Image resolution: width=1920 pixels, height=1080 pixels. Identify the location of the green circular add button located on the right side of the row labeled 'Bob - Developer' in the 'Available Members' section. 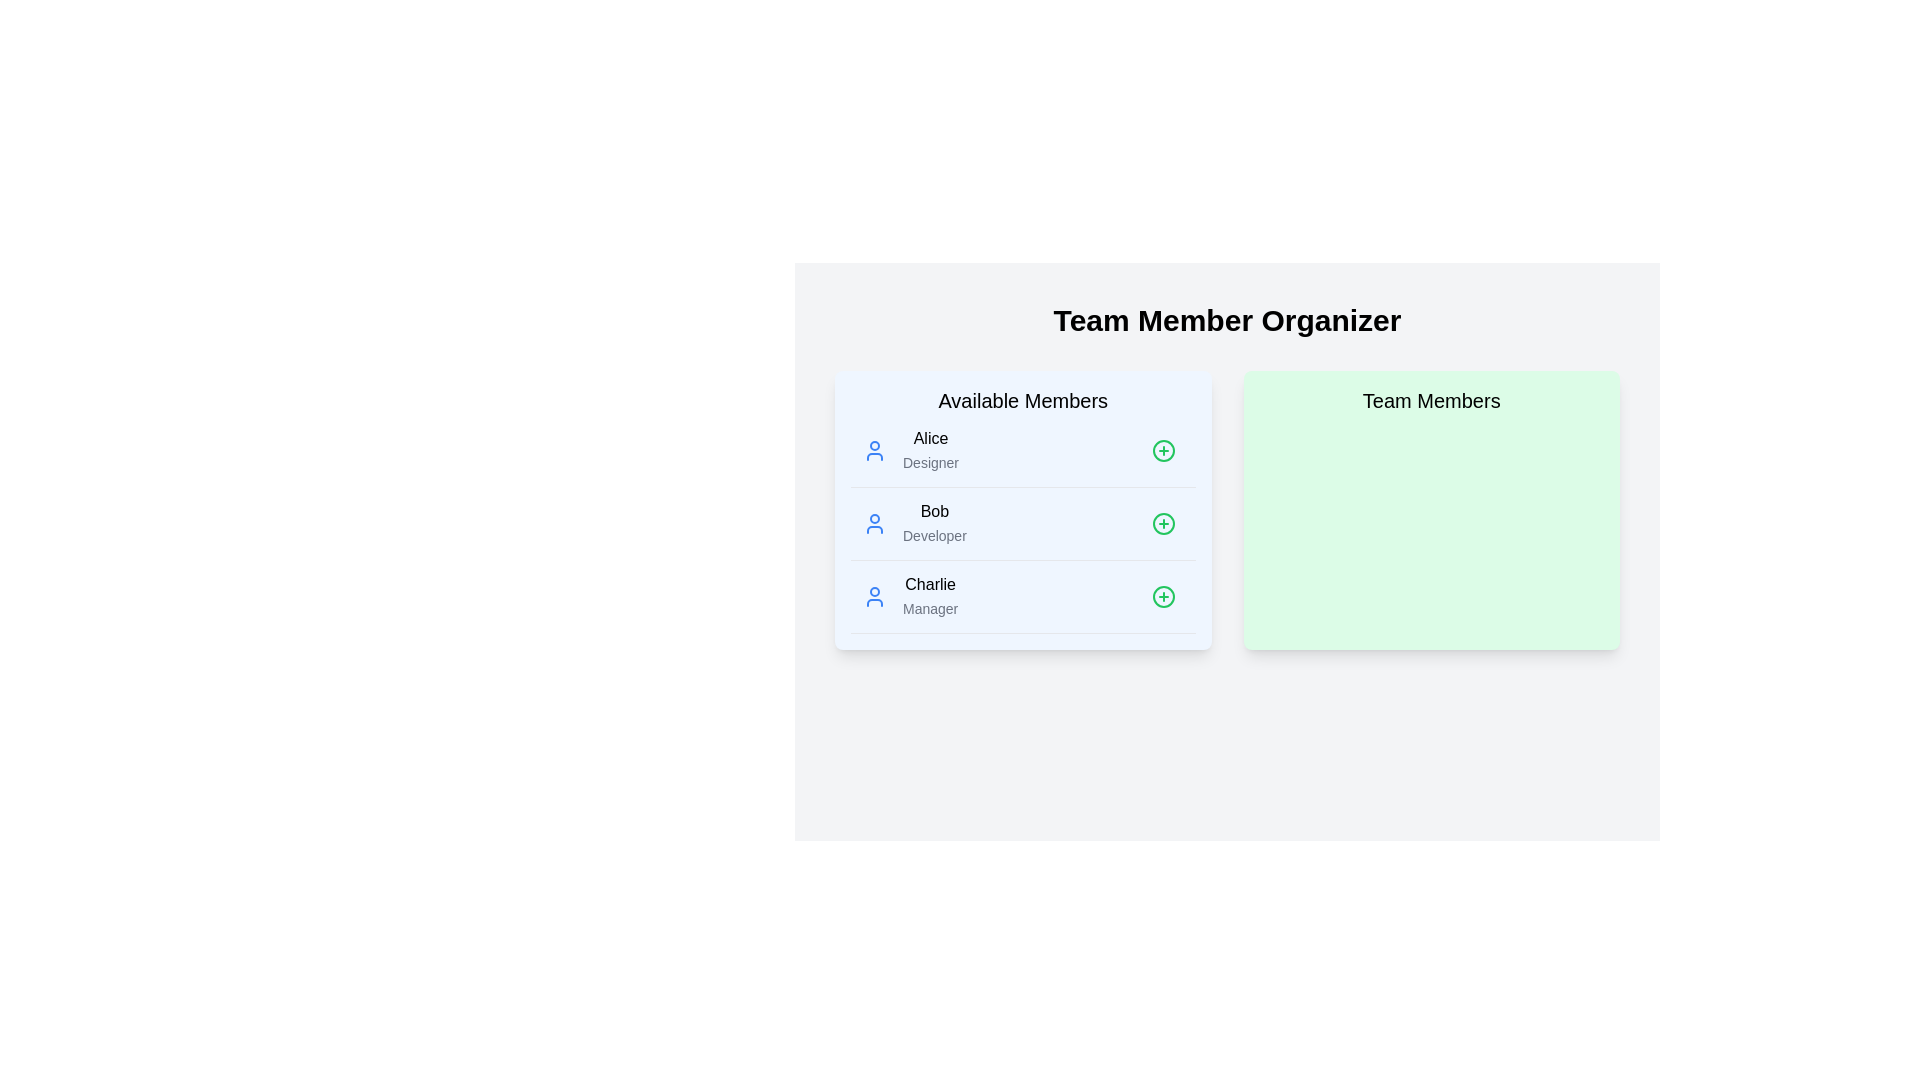
(1163, 523).